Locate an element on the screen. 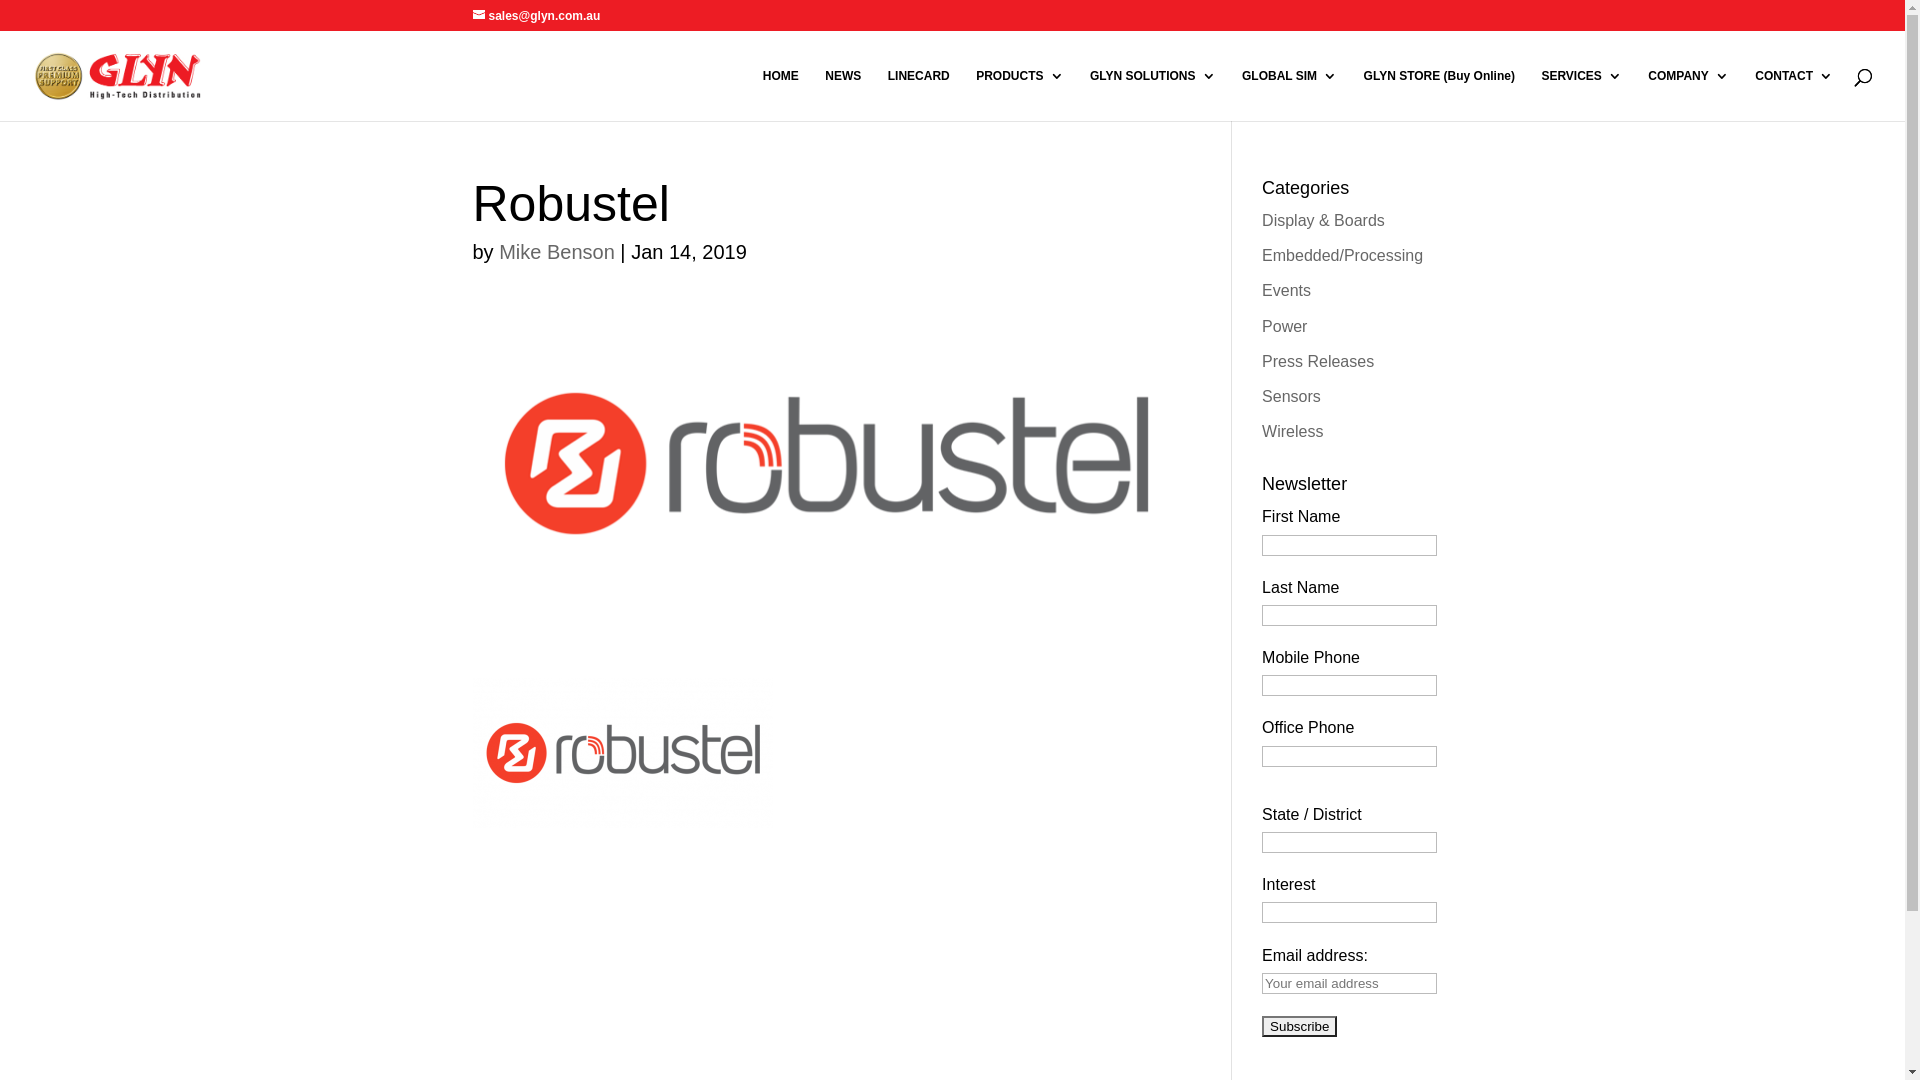 This screenshot has width=1920, height=1080. 'Wireless' is located at coordinates (1292, 430).